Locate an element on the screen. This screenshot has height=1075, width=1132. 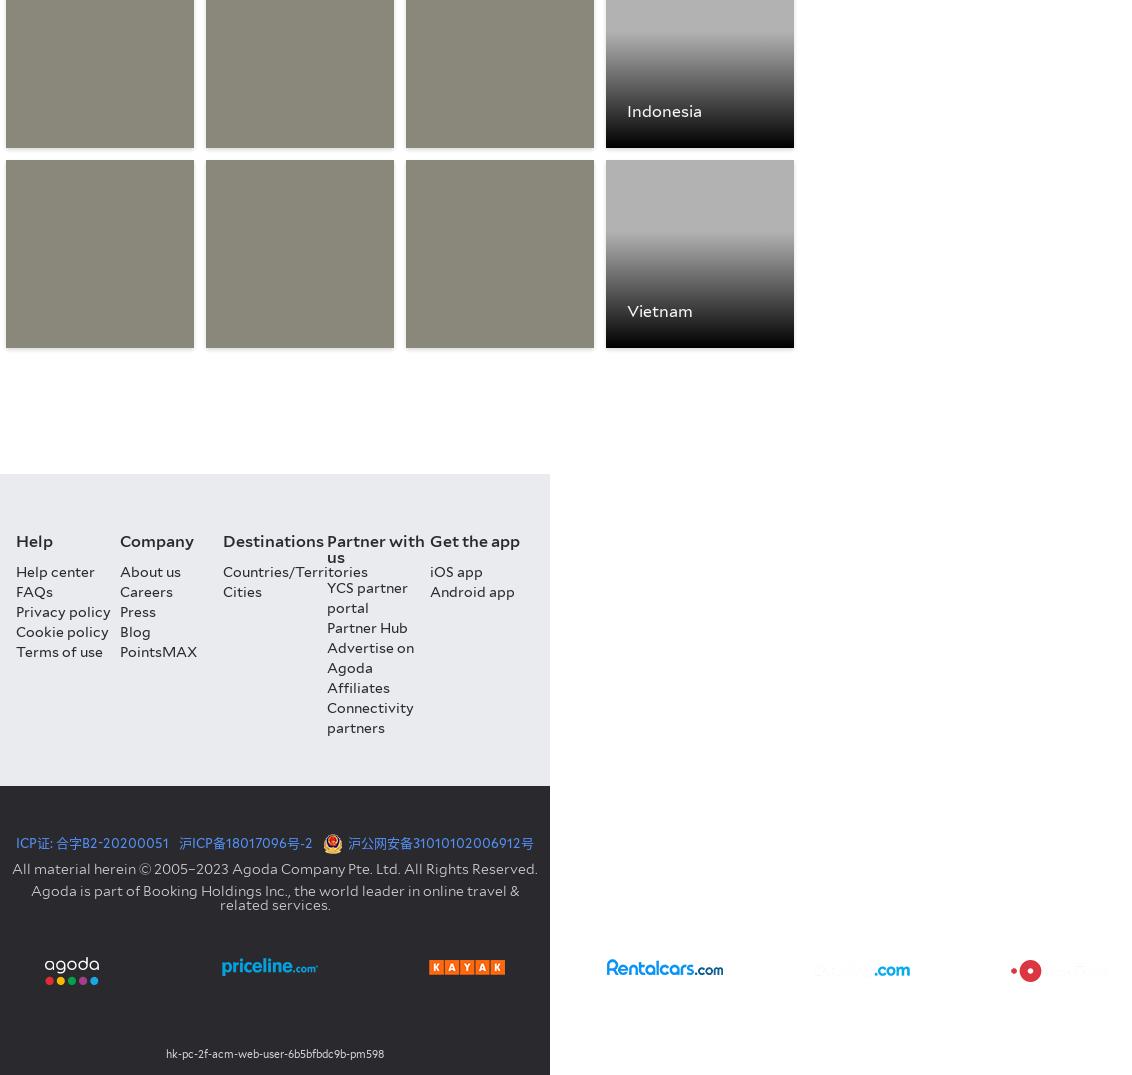
'Careers' is located at coordinates (145, 591).